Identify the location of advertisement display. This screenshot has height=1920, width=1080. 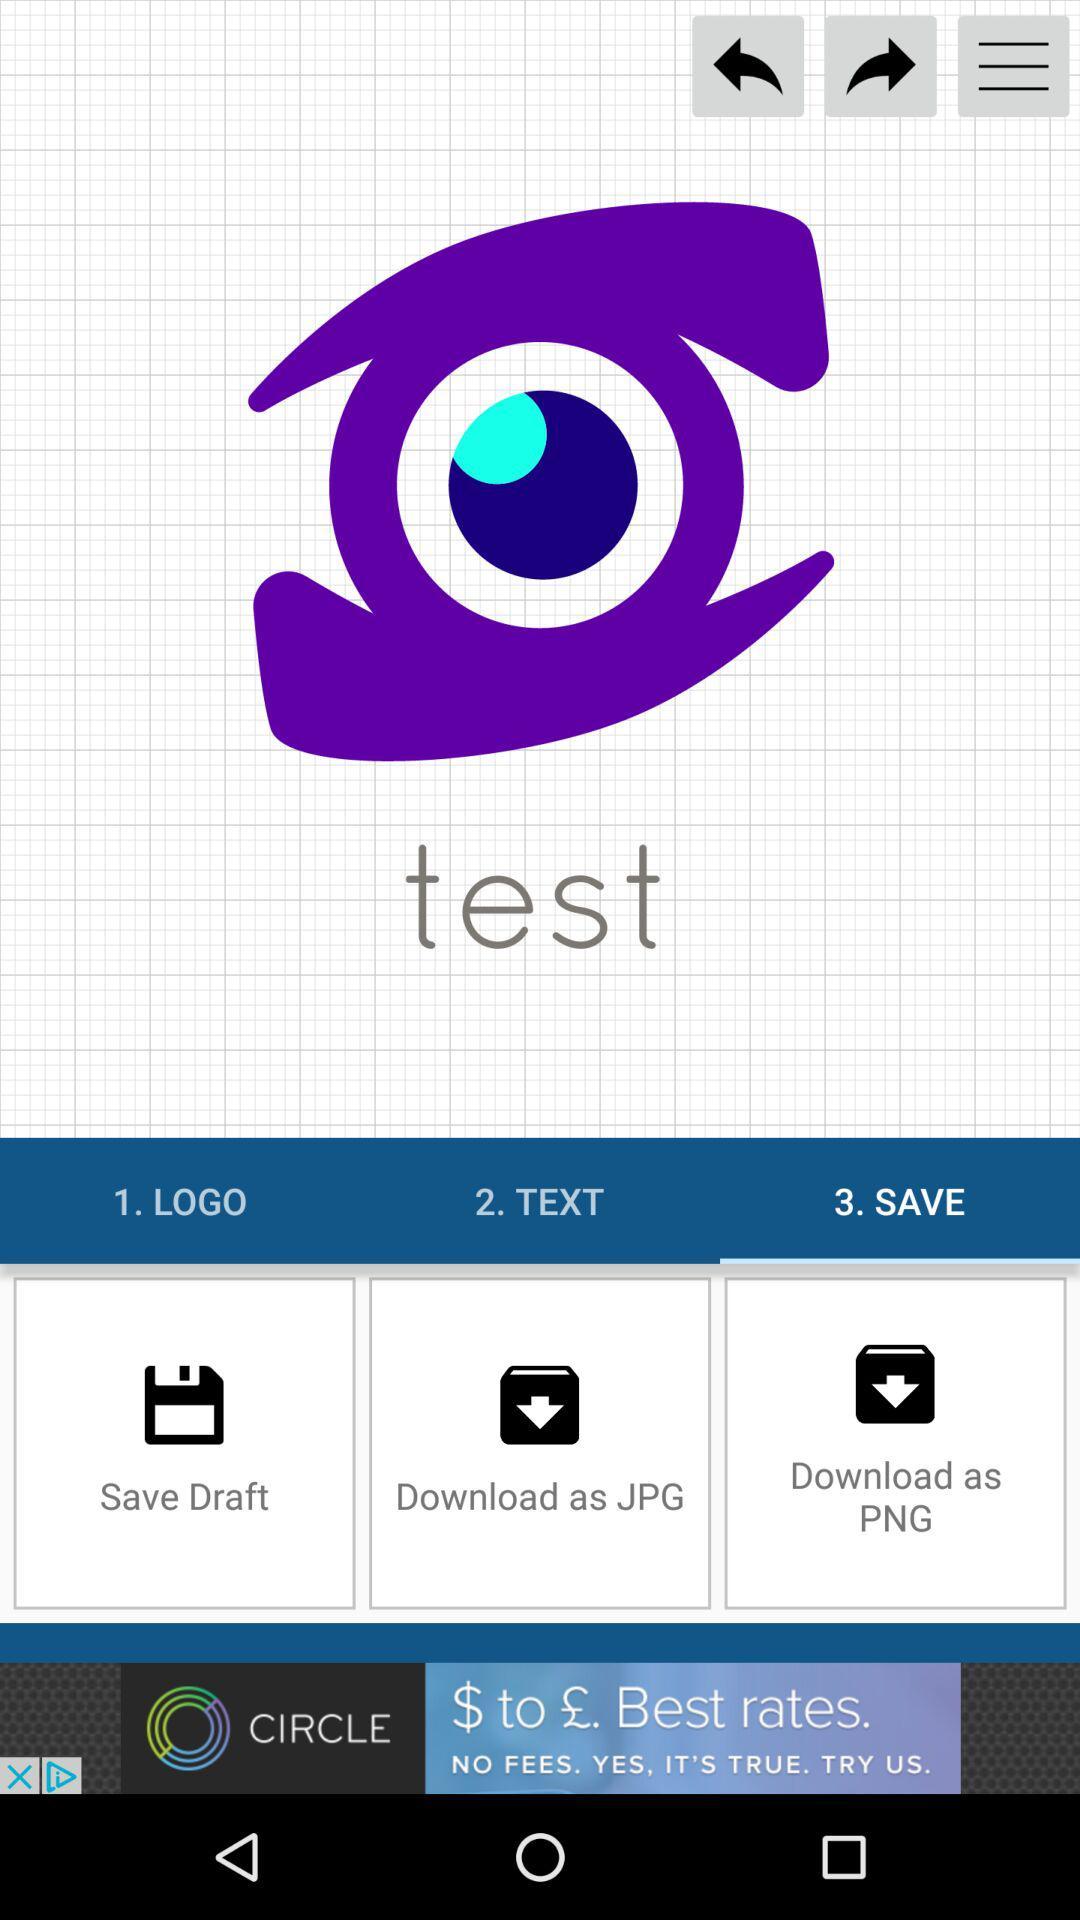
(540, 1727).